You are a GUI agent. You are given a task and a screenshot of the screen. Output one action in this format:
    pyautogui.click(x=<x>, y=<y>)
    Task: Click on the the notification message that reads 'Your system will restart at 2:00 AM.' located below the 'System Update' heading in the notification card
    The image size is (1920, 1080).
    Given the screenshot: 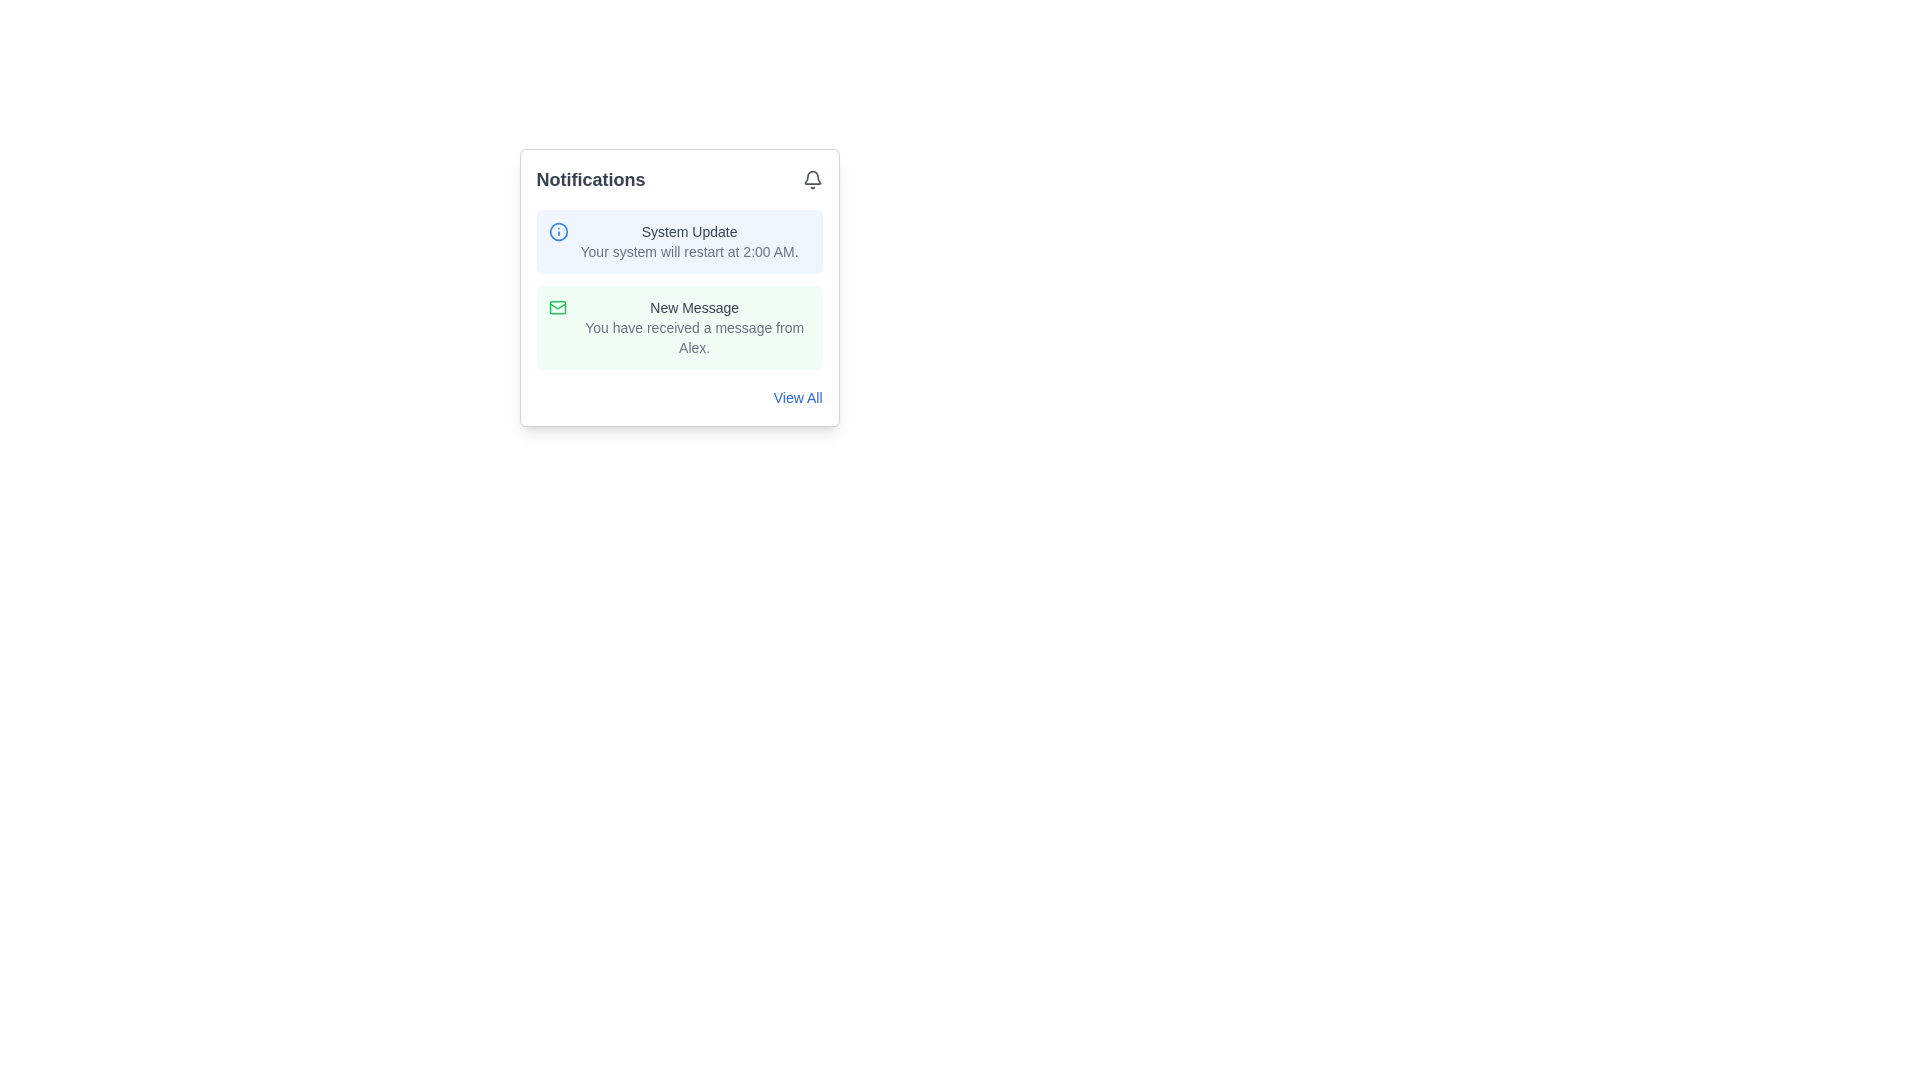 What is the action you would take?
    pyautogui.click(x=689, y=250)
    